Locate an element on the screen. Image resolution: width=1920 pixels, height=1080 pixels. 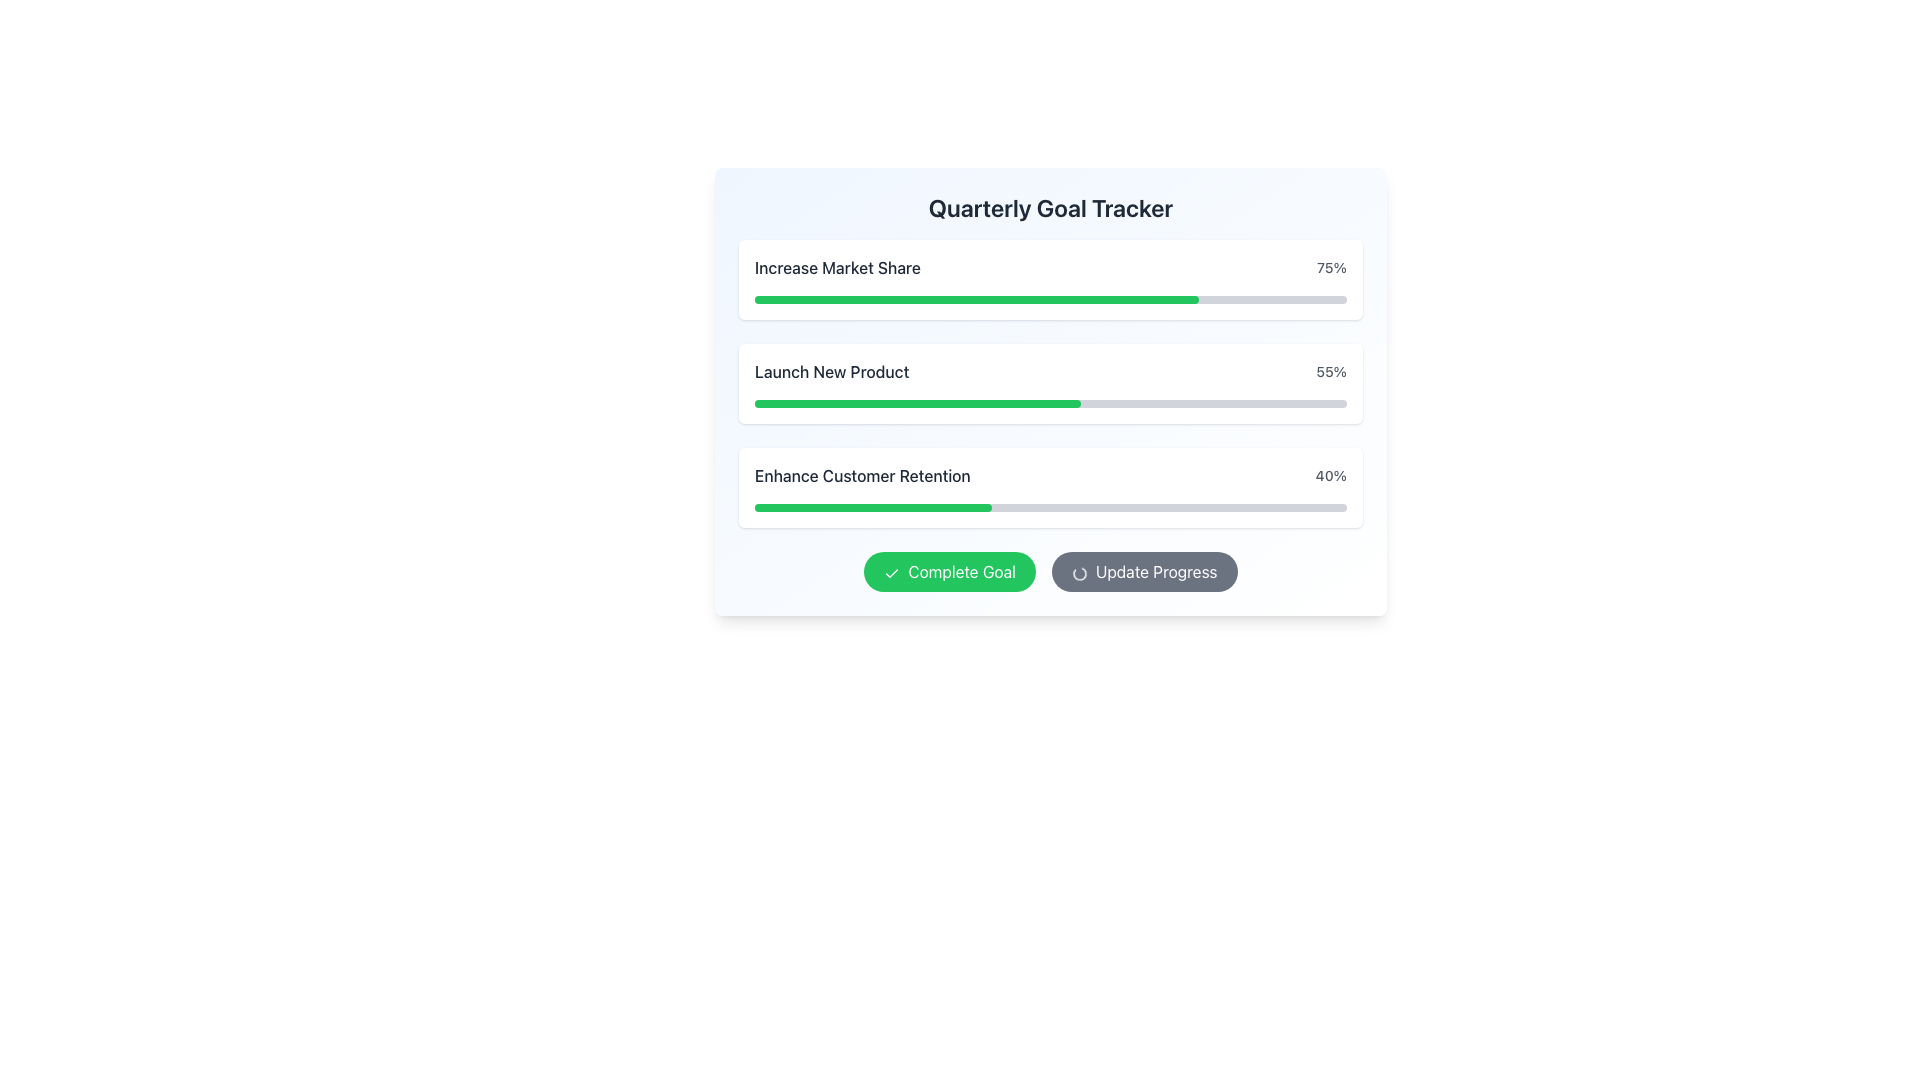
the progress bar representing 'Launch New Product' is located at coordinates (1050, 384).